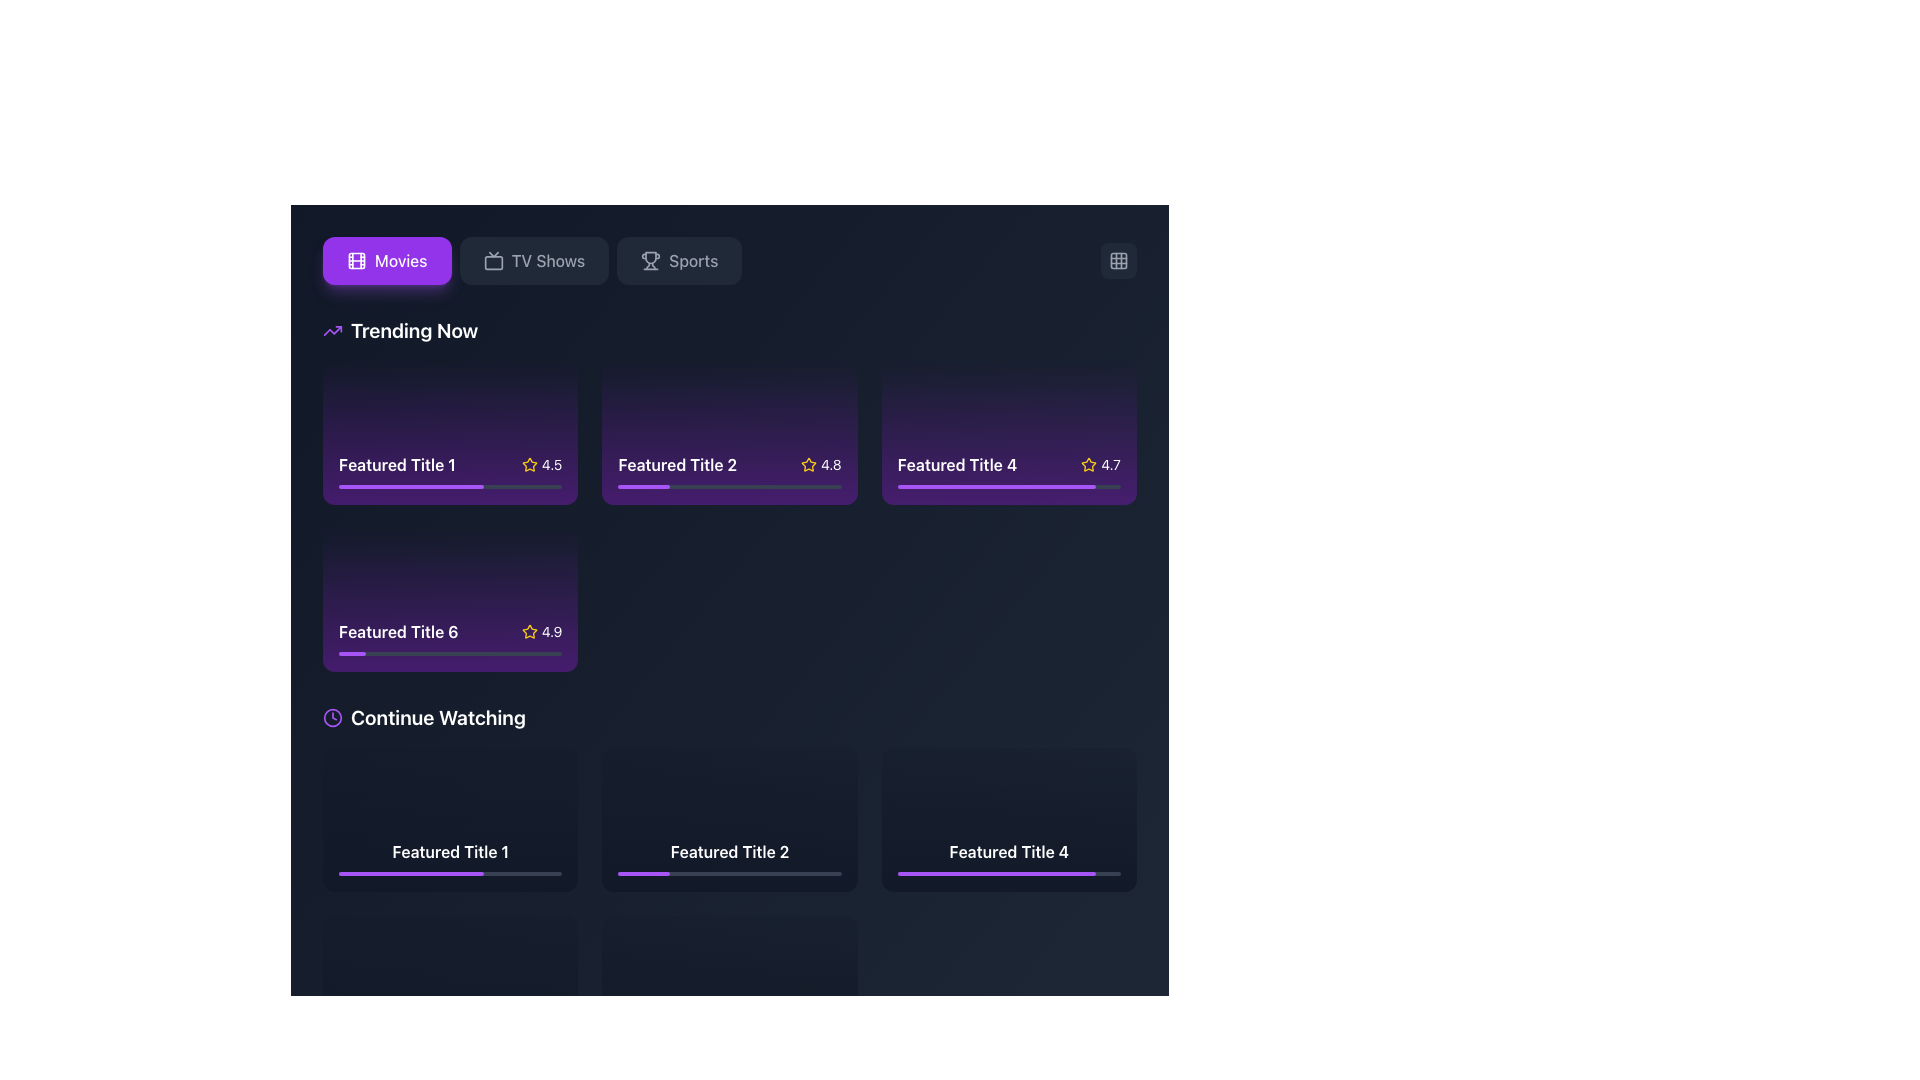  Describe the element at coordinates (1009, 431) in the screenshot. I see `the interactive card titled 'Featured Title 4' with a dark purple gradient background` at that location.